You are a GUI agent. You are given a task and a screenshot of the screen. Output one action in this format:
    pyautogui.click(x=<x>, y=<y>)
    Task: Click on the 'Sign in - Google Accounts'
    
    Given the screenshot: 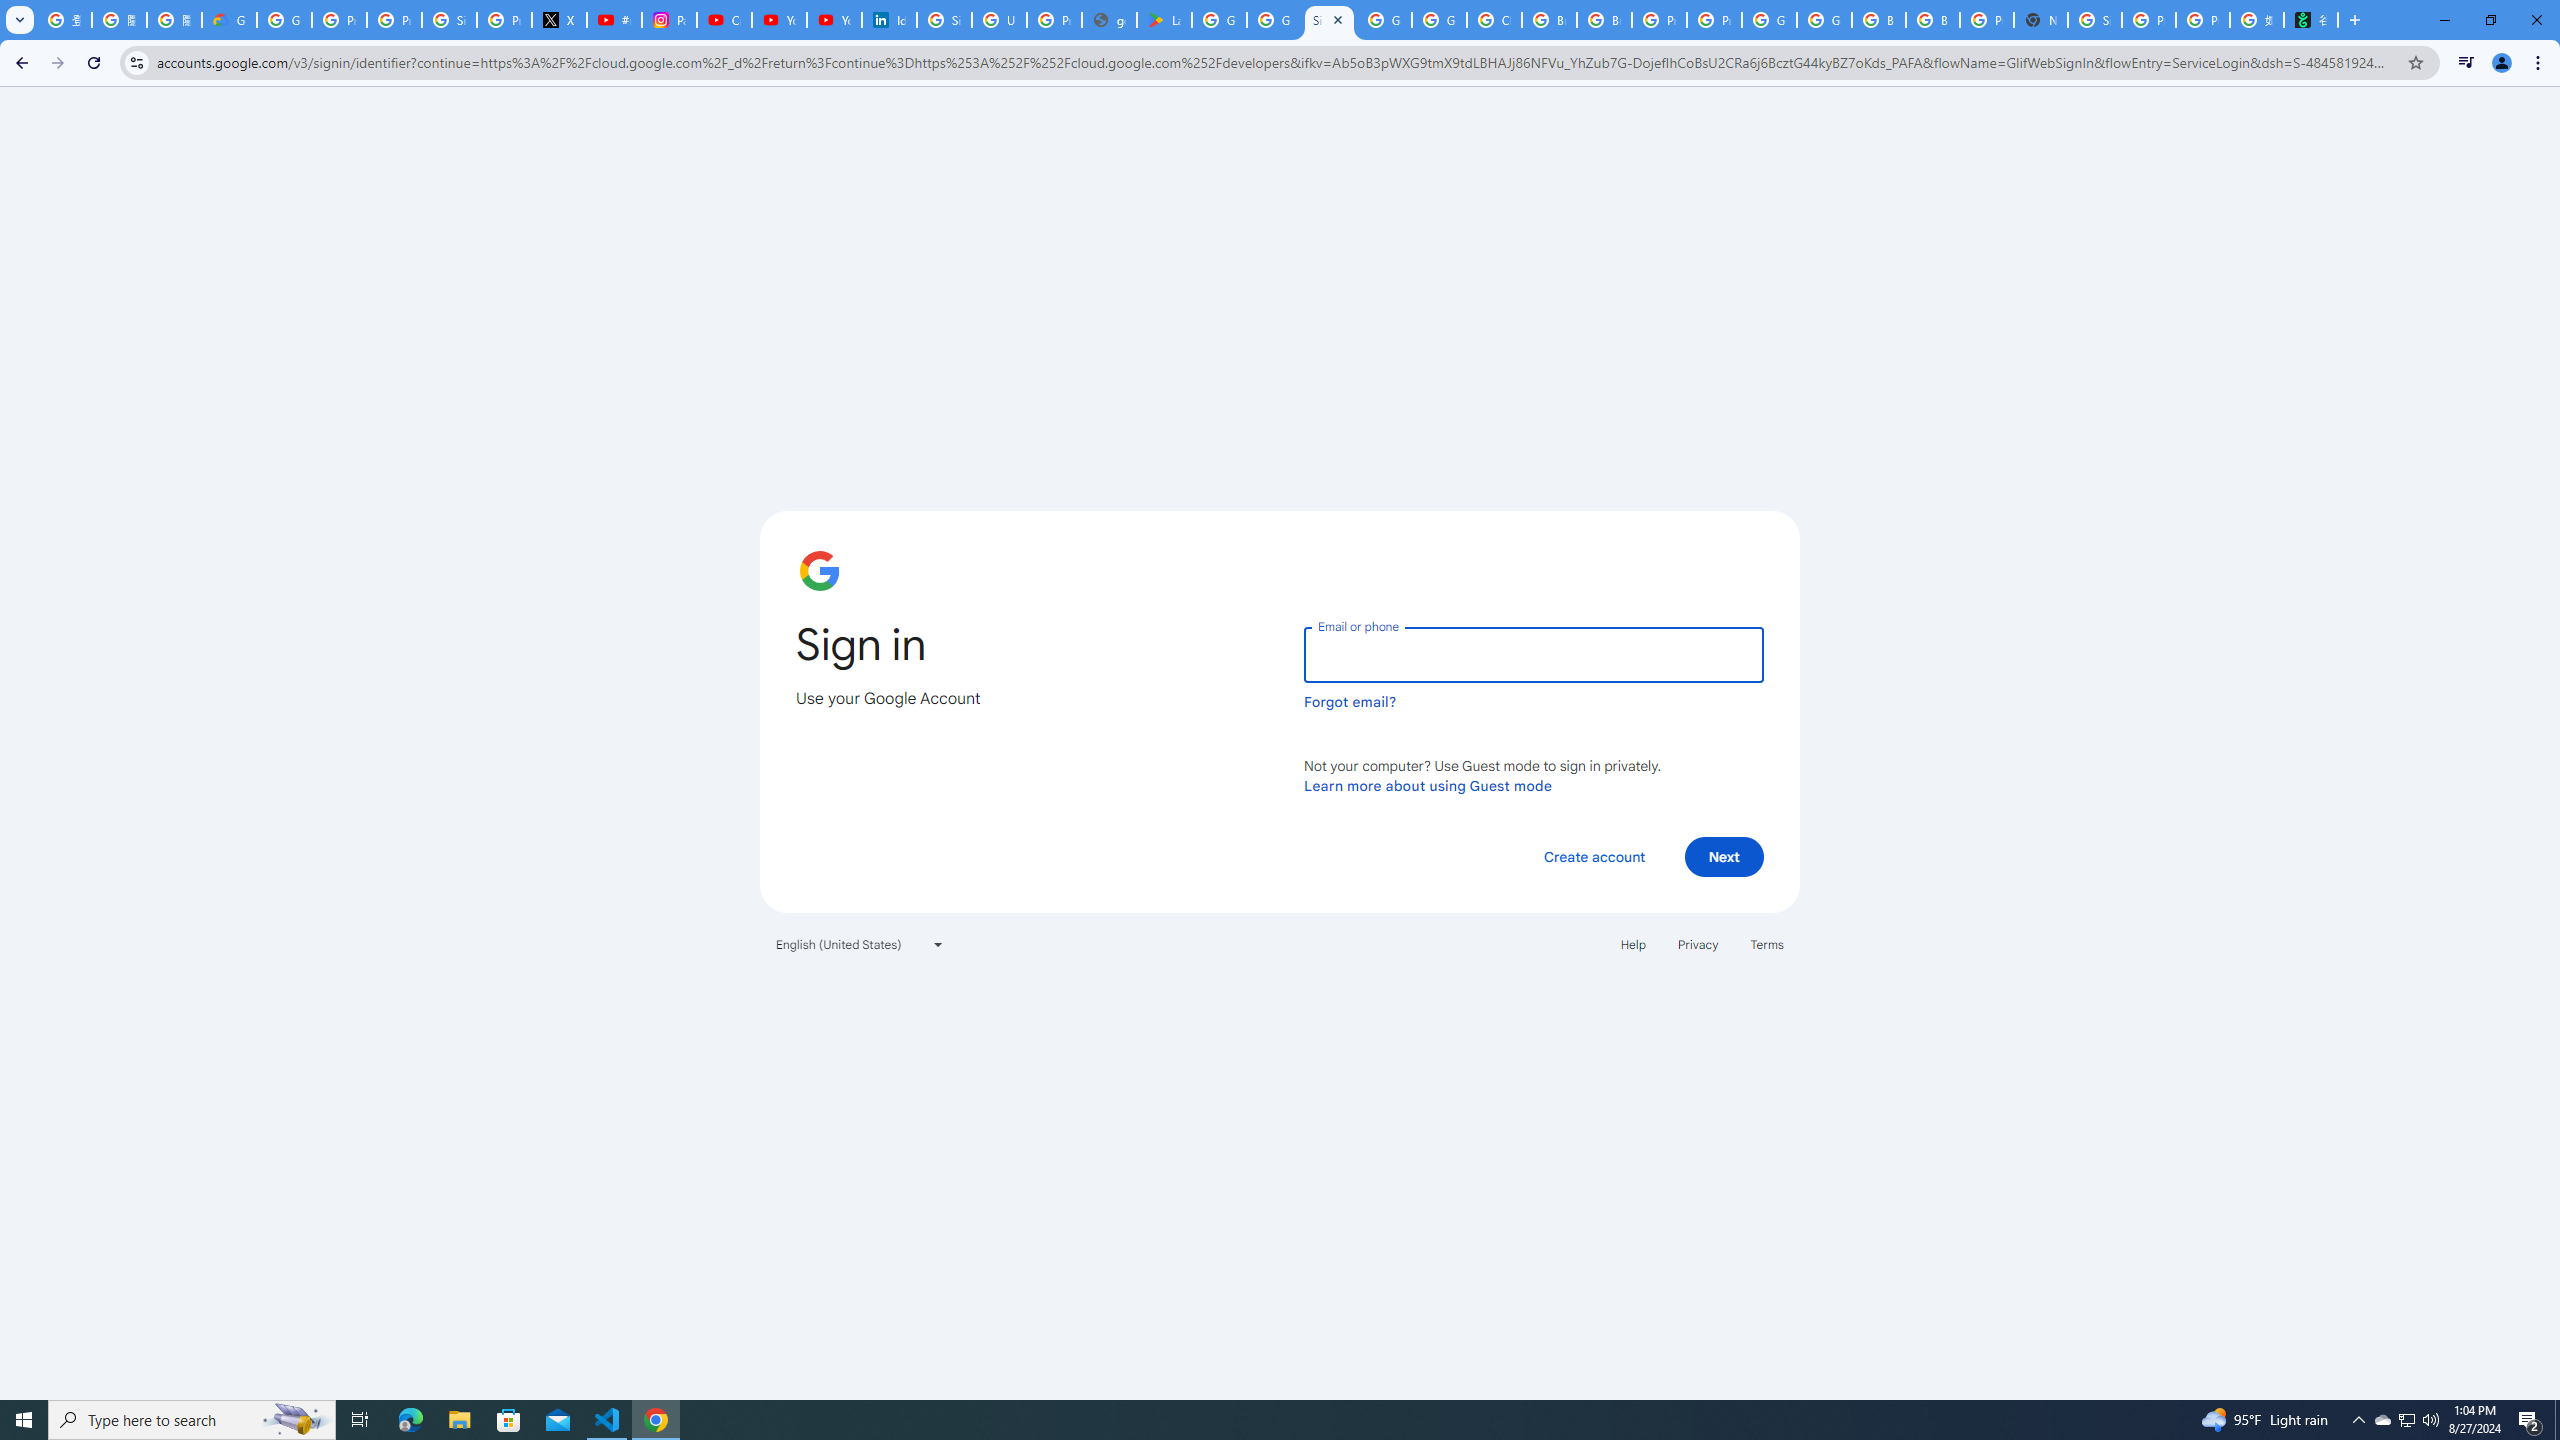 What is the action you would take?
    pyautogui.click(x=943, y=19)
    